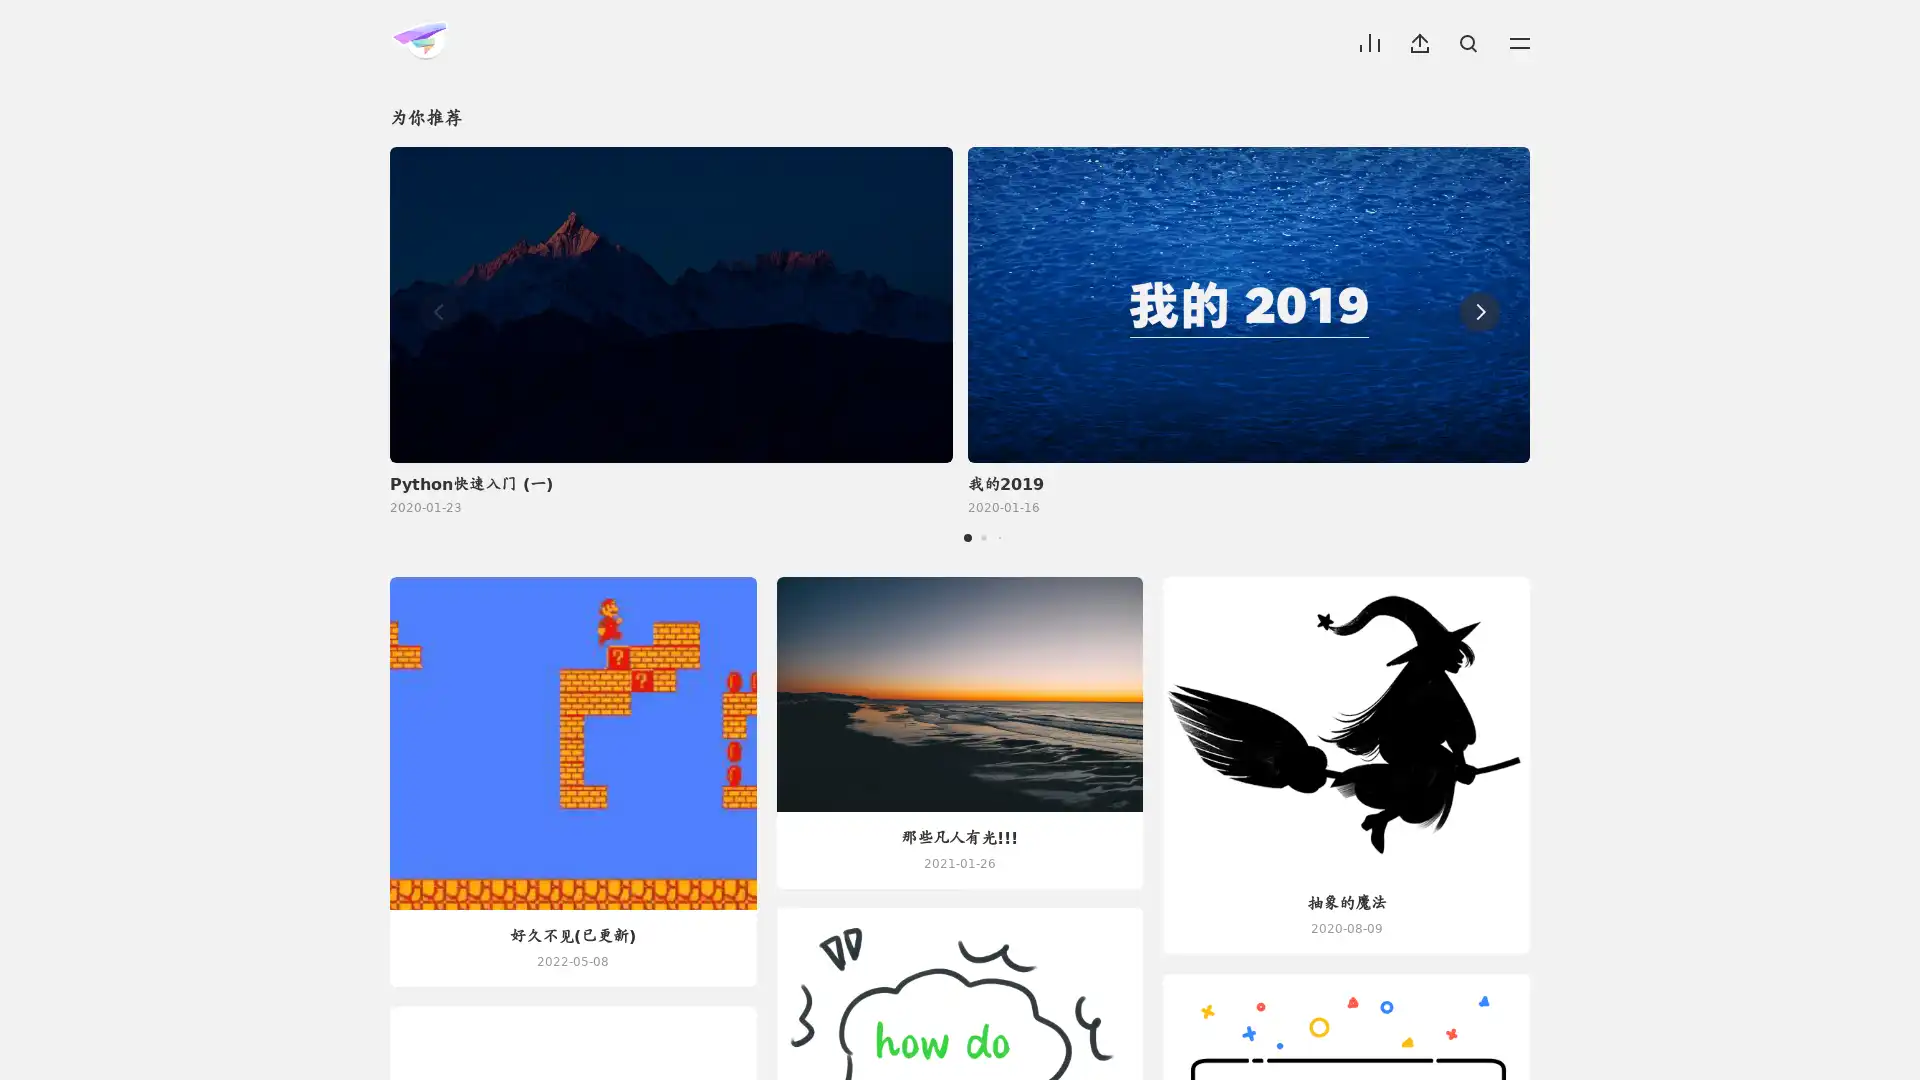 This screenshot has width=1920, height=1080. What do you see at coordinates (439, 312) in the screenshot?
I see `Previous slide` at bounding box center [439, 312].